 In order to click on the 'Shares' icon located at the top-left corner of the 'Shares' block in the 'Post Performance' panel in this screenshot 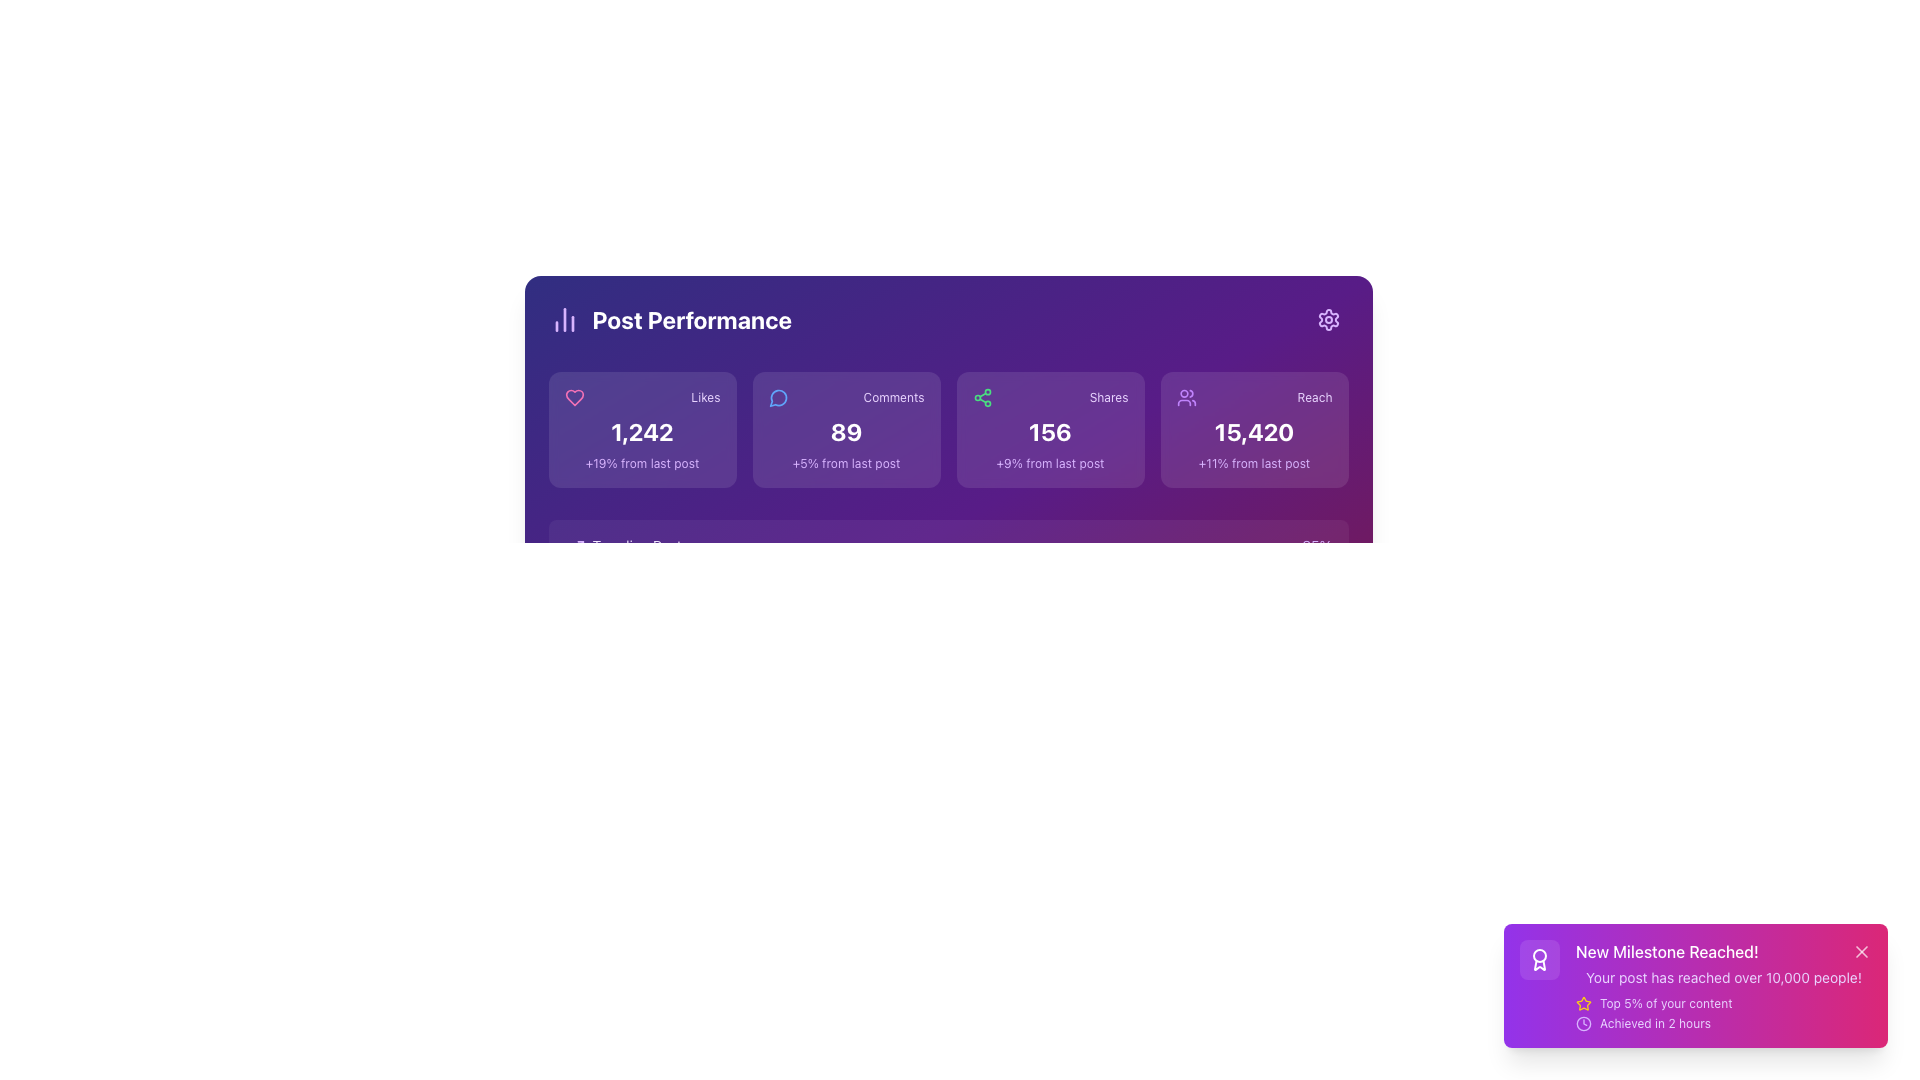, I will do `click(982, 397)`.